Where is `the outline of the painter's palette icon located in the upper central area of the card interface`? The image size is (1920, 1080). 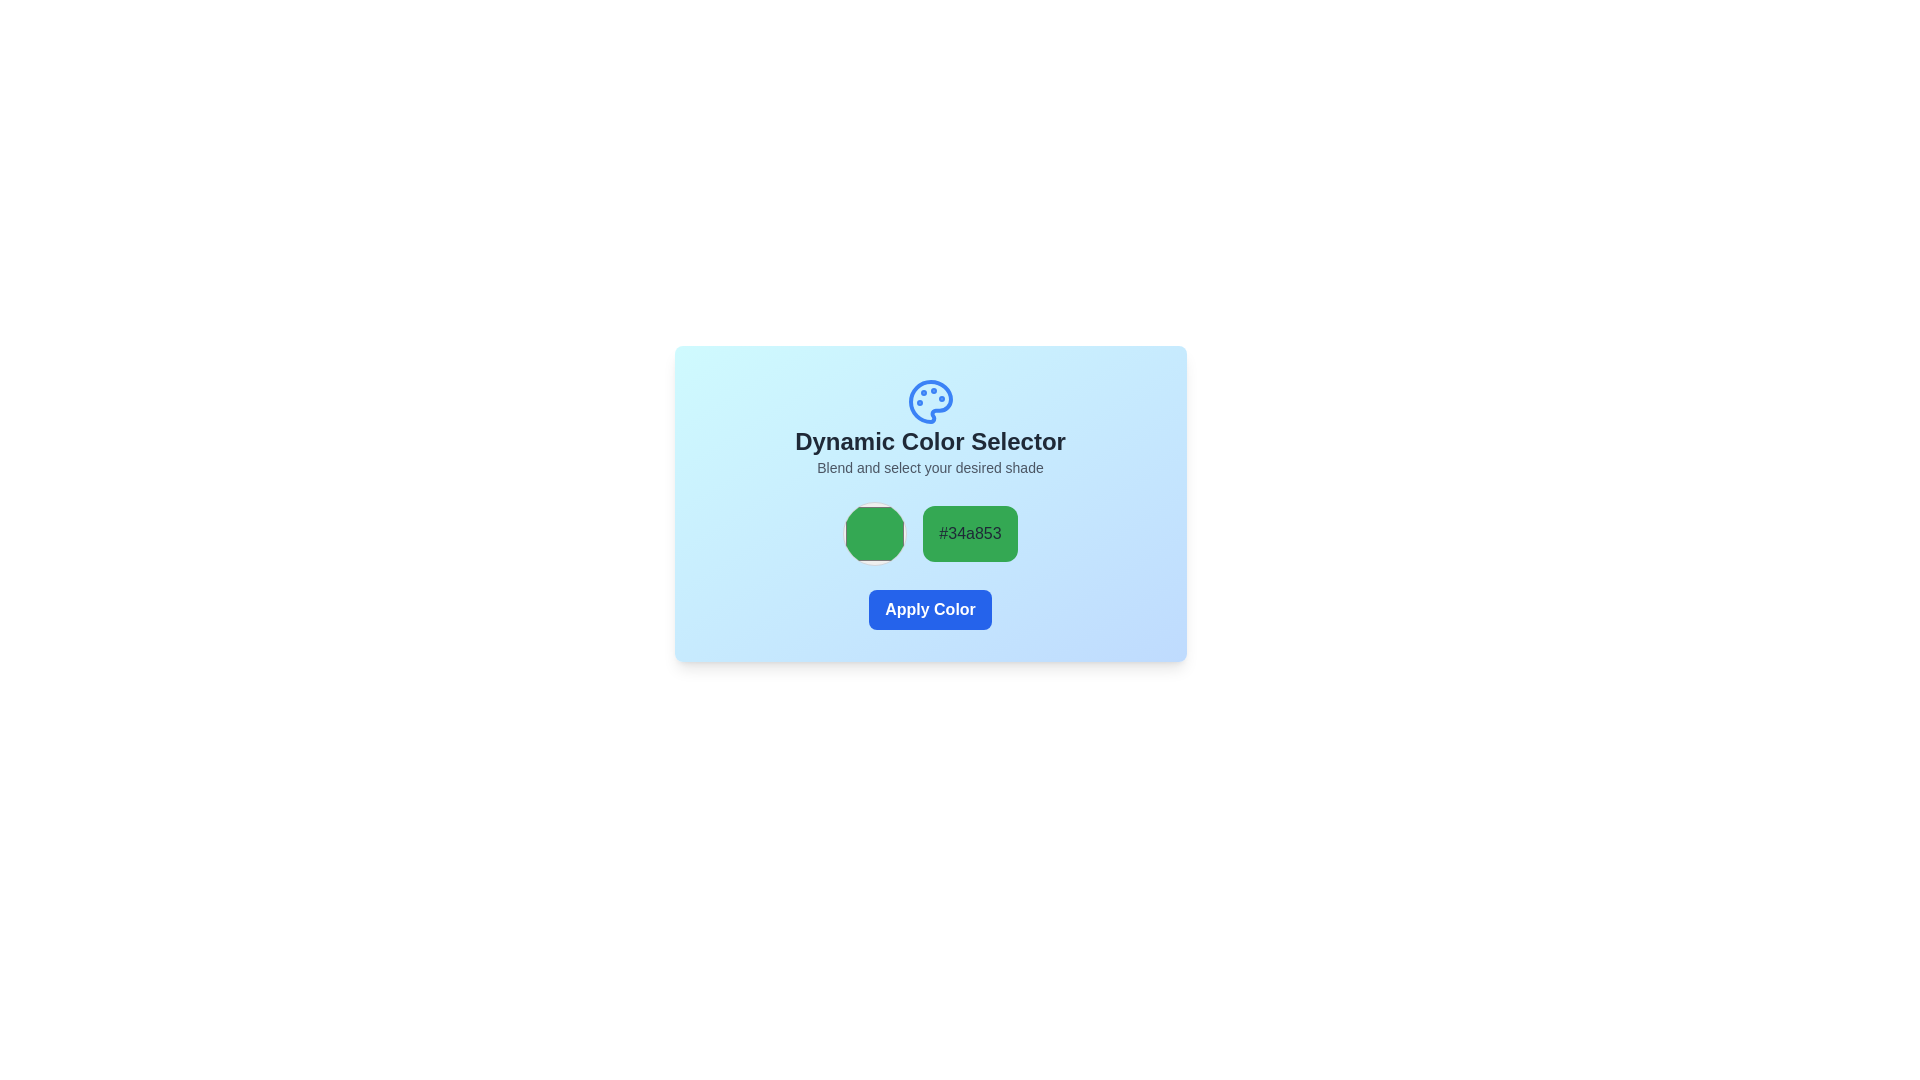 the outline of the painter's palette icon located in the upper central area of the card interface is located at coordinates (929, 401).